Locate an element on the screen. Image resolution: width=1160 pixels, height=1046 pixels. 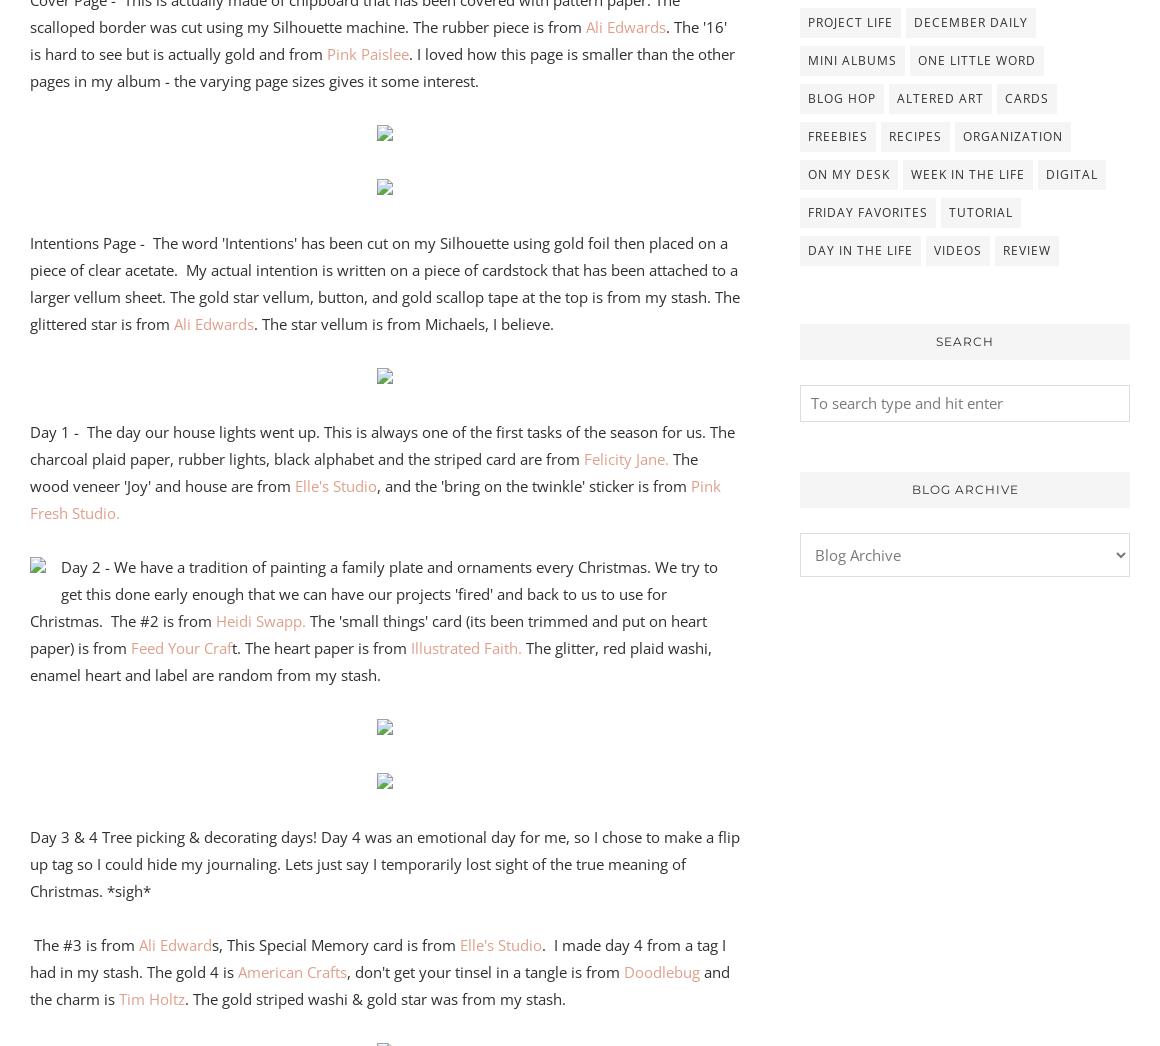
'One Little Word' is located at coordinates (975, 59).